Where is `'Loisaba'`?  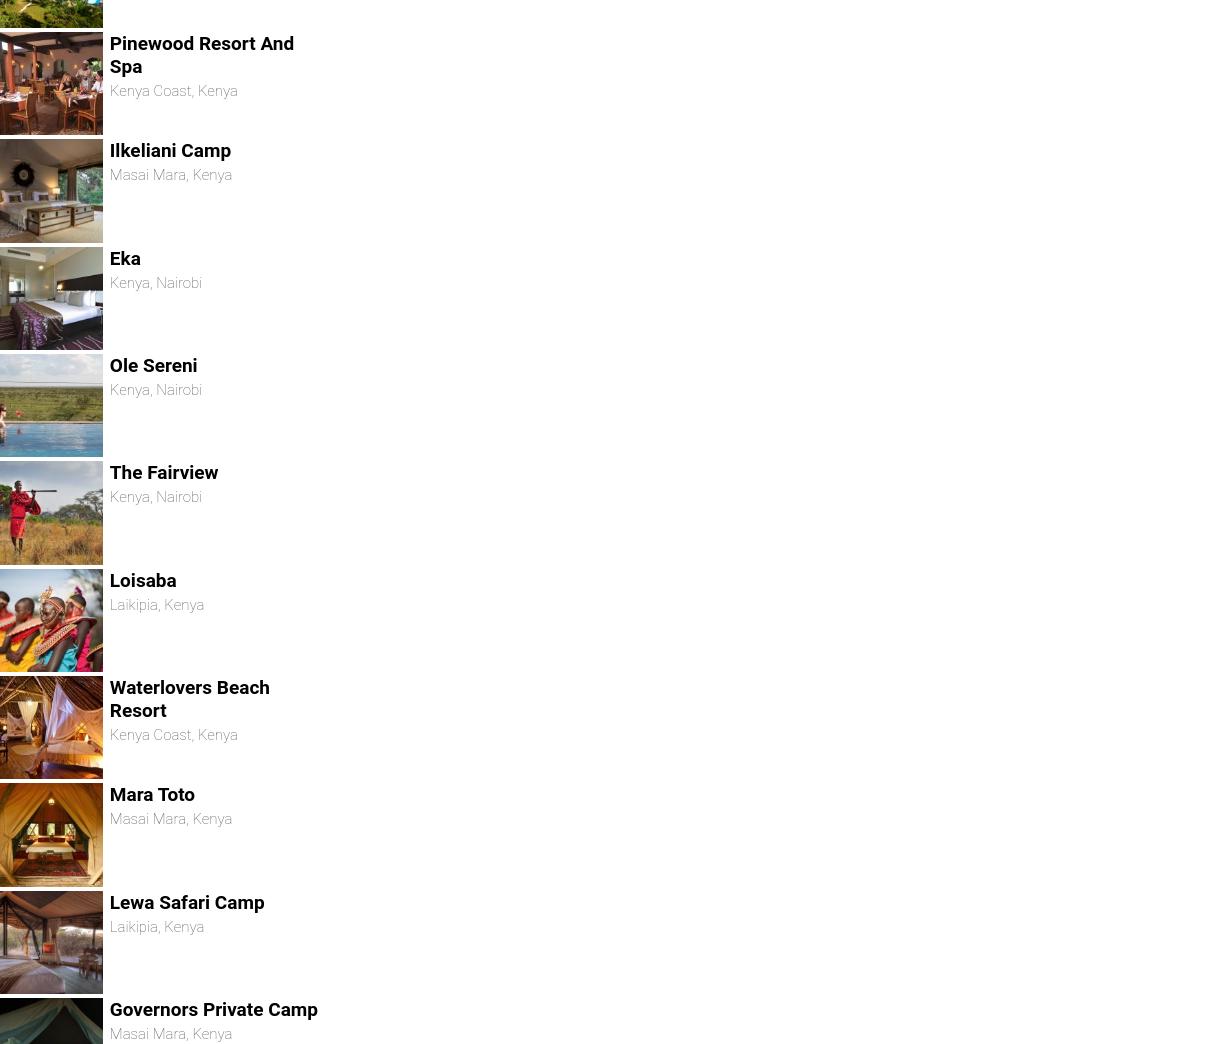
'Loisaba' is located at coordinates (108, 578).